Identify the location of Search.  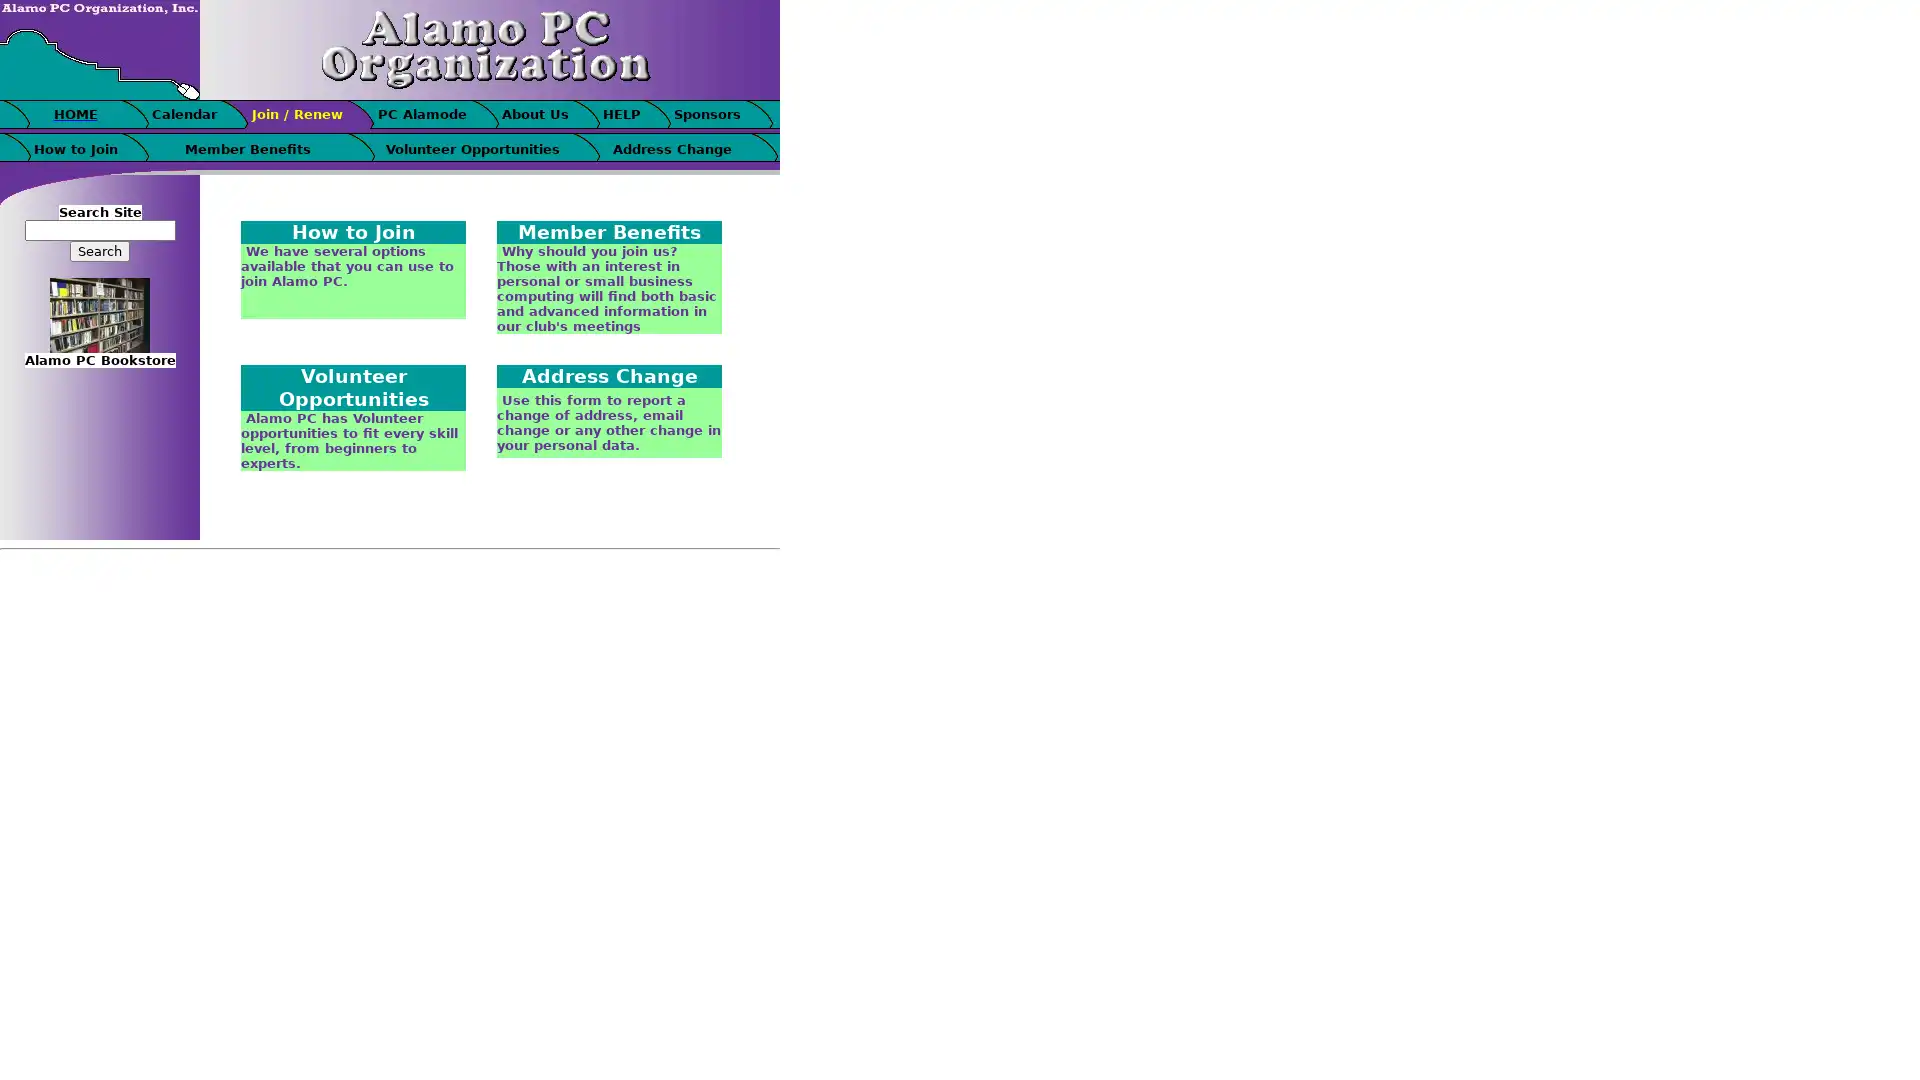
(99, 250).